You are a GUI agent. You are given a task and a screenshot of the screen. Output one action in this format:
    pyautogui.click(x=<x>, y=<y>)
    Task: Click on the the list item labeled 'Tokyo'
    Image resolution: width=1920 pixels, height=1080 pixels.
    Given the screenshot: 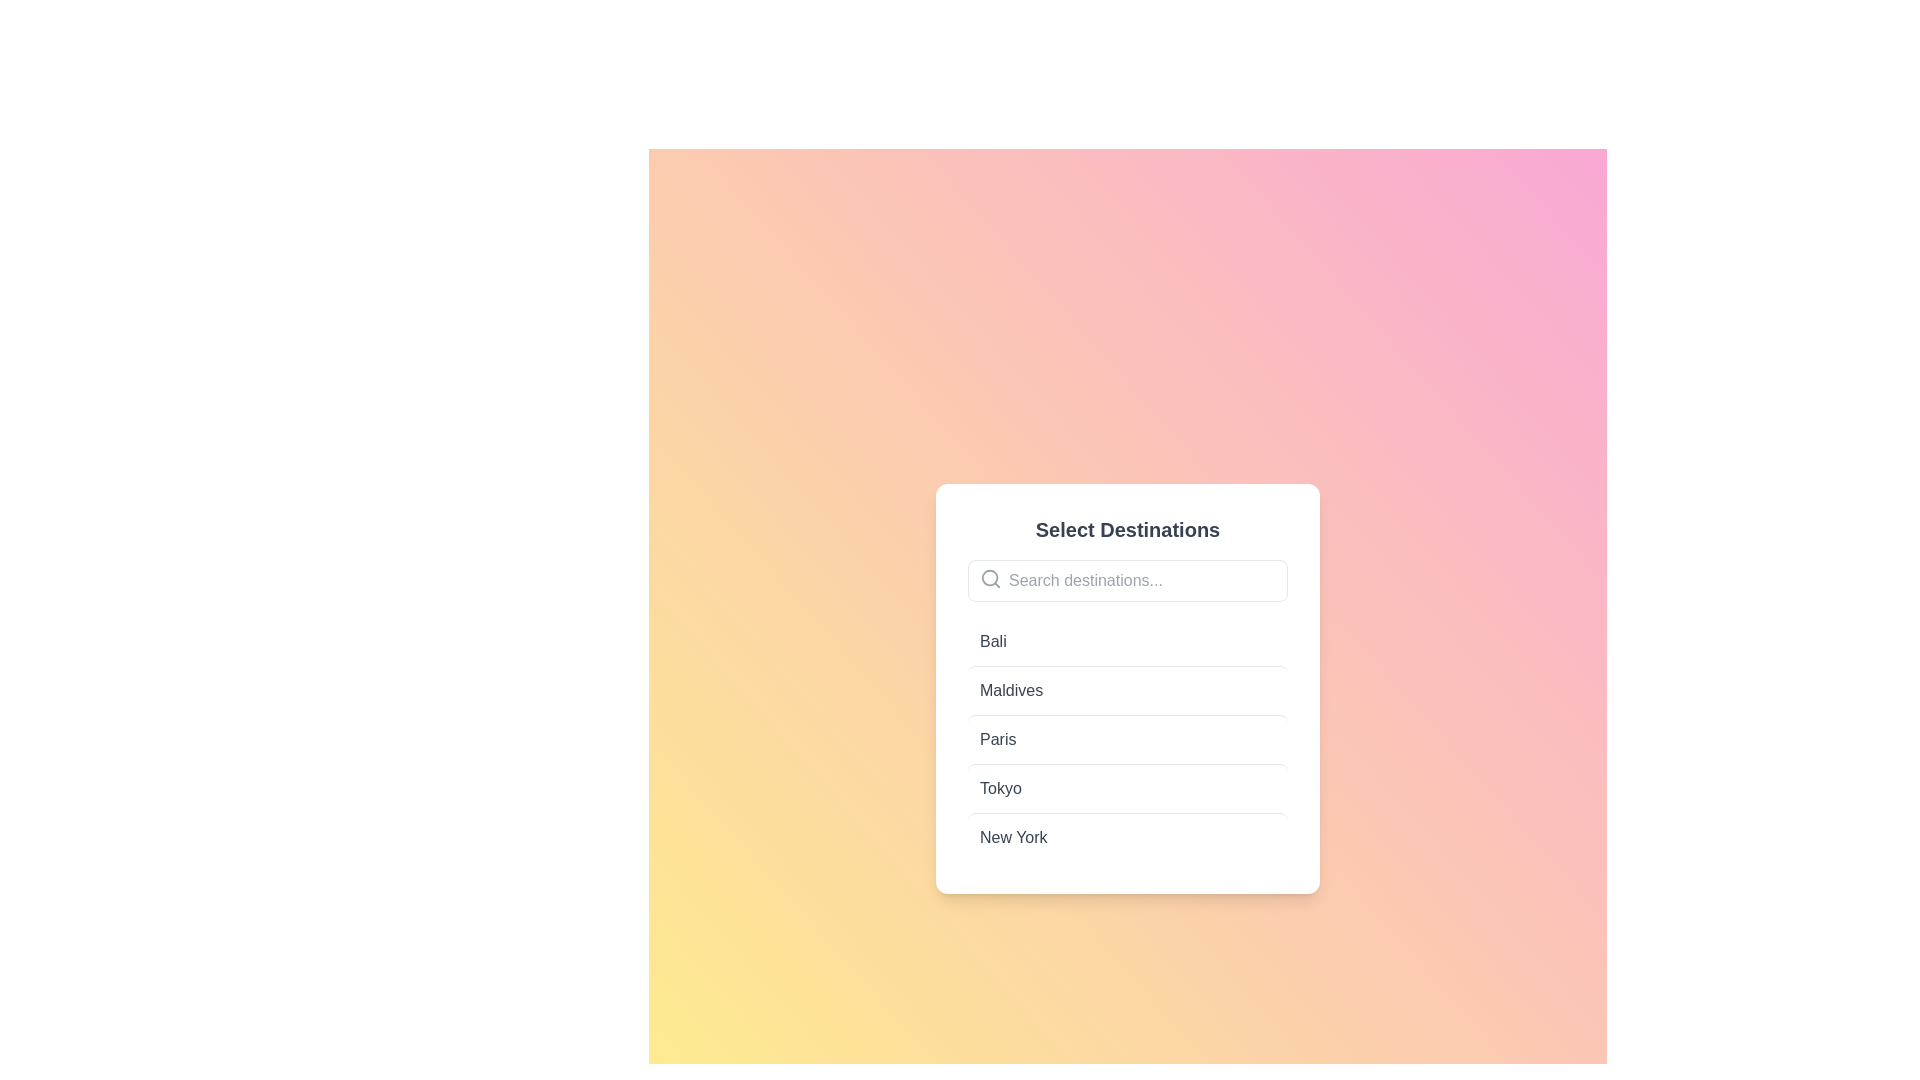 What is the action you would take?
    pyautogui.click(x=1128, y=786)
    